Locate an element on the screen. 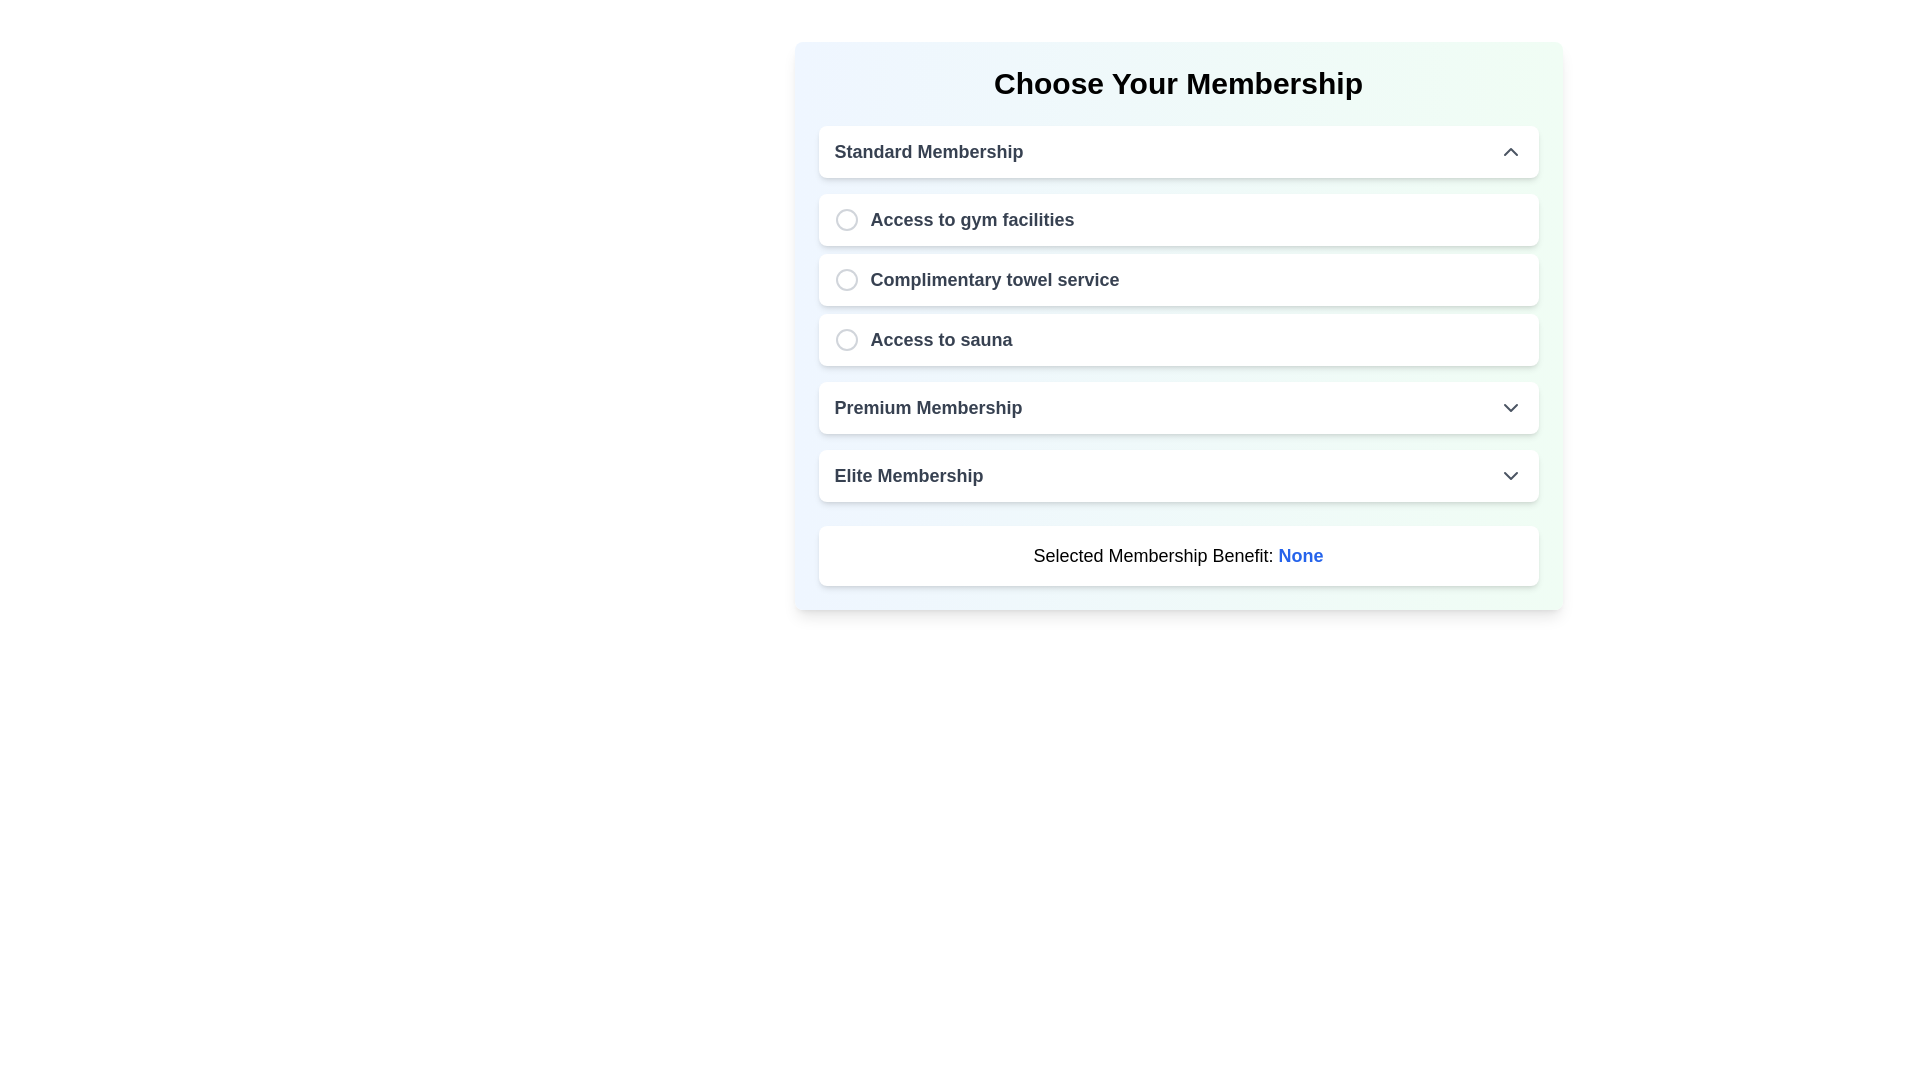 The height and width of the screenshot is (1080, 1920). the radio button icon is located at coordinates (846, 219).